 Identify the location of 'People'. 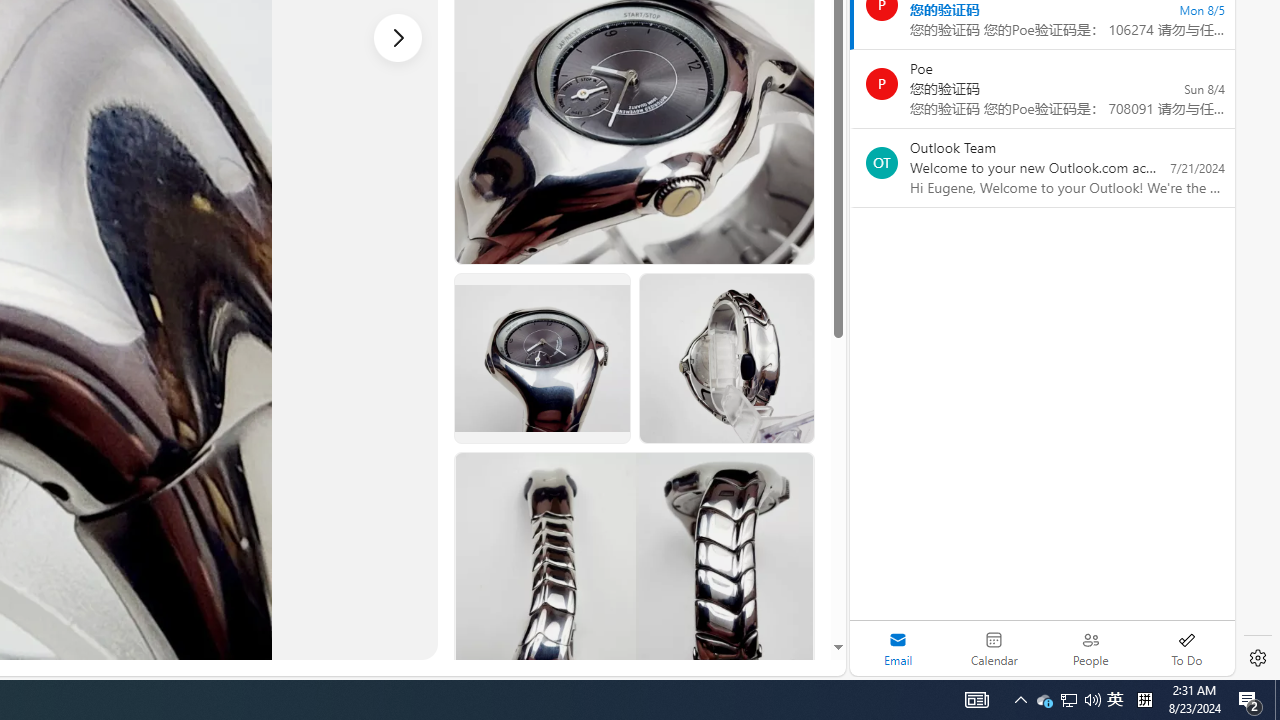
(1089, 648).